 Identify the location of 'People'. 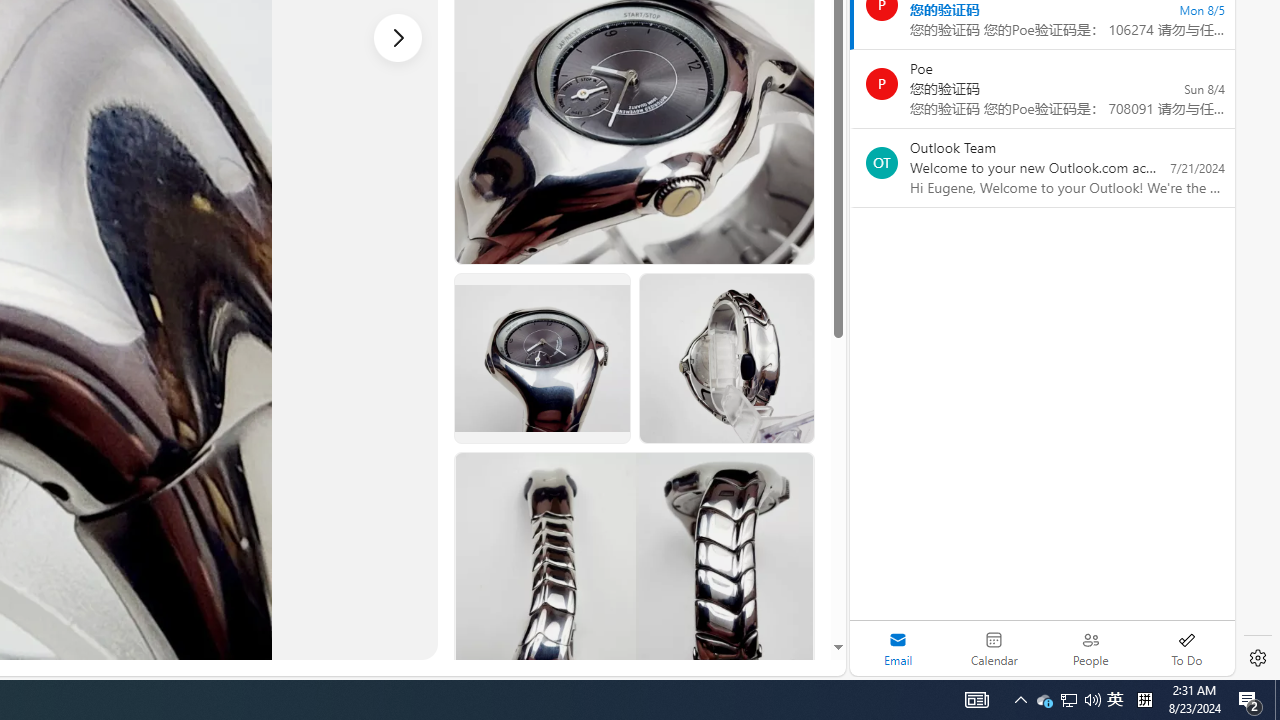
(1089, 648).